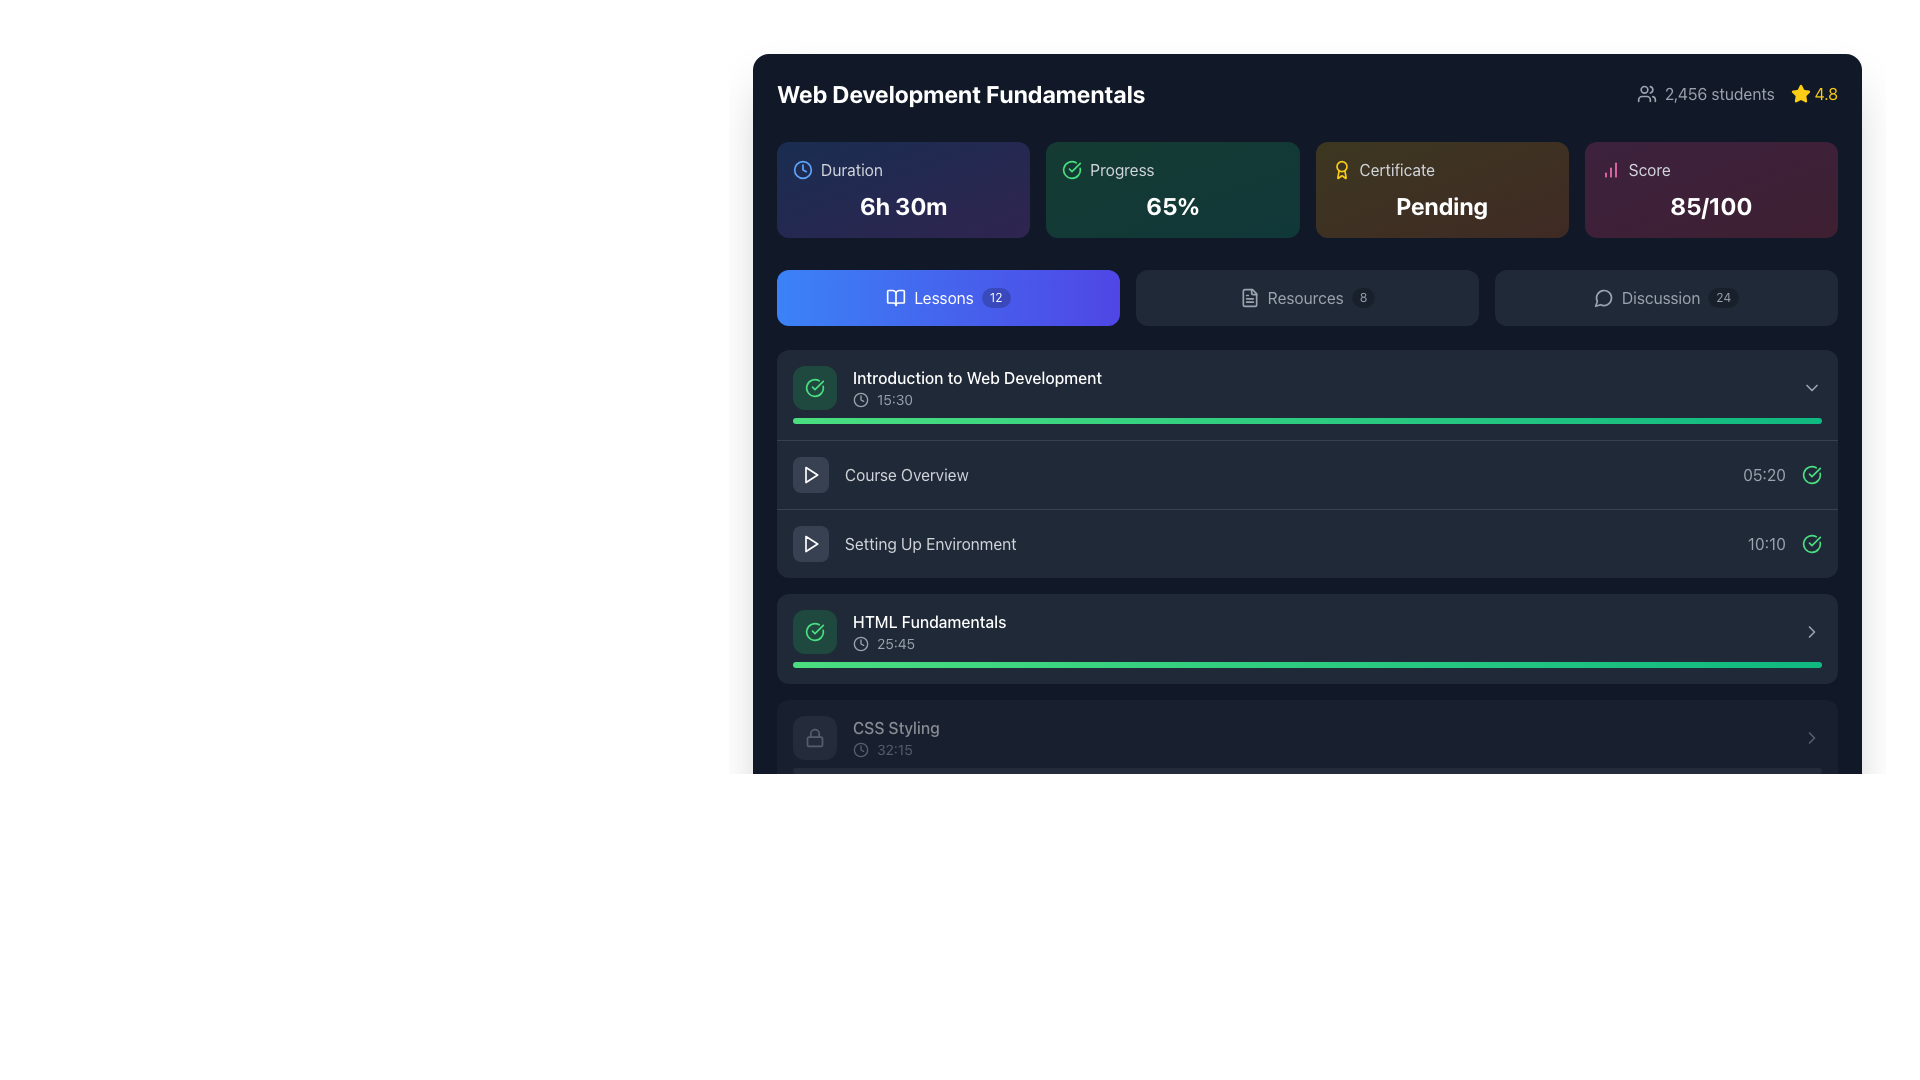 The image size is (1920, 1080). Describe the element at coordinates (1826, 93) in the screenshot. I see `the static text displaying the rating '4.8', which is prominently styled in yellow and positioned to the right of a small star icon in the top right corner of the interface` at that location.